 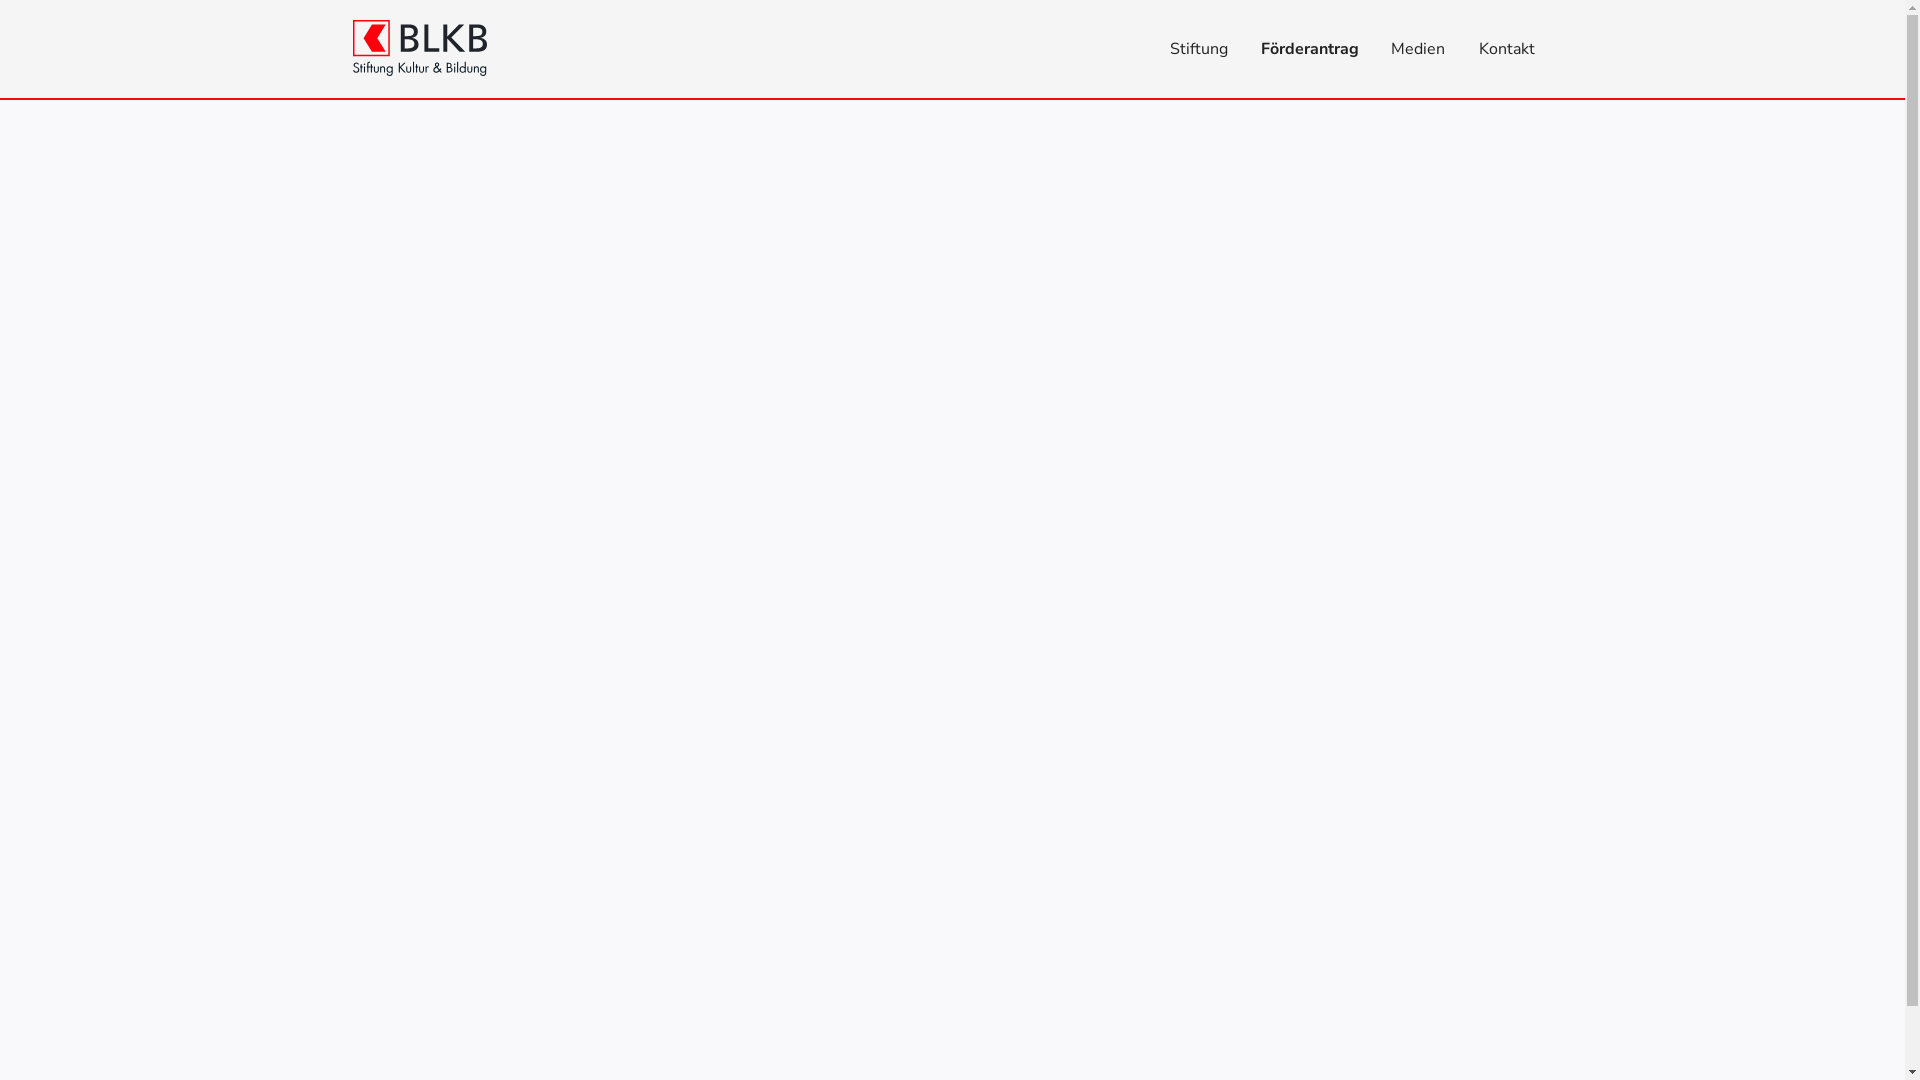 What do you see at coordinates (1507, 46) in the screenshot?
I see `'Kontakt'` at bounding box center [1507, 46].